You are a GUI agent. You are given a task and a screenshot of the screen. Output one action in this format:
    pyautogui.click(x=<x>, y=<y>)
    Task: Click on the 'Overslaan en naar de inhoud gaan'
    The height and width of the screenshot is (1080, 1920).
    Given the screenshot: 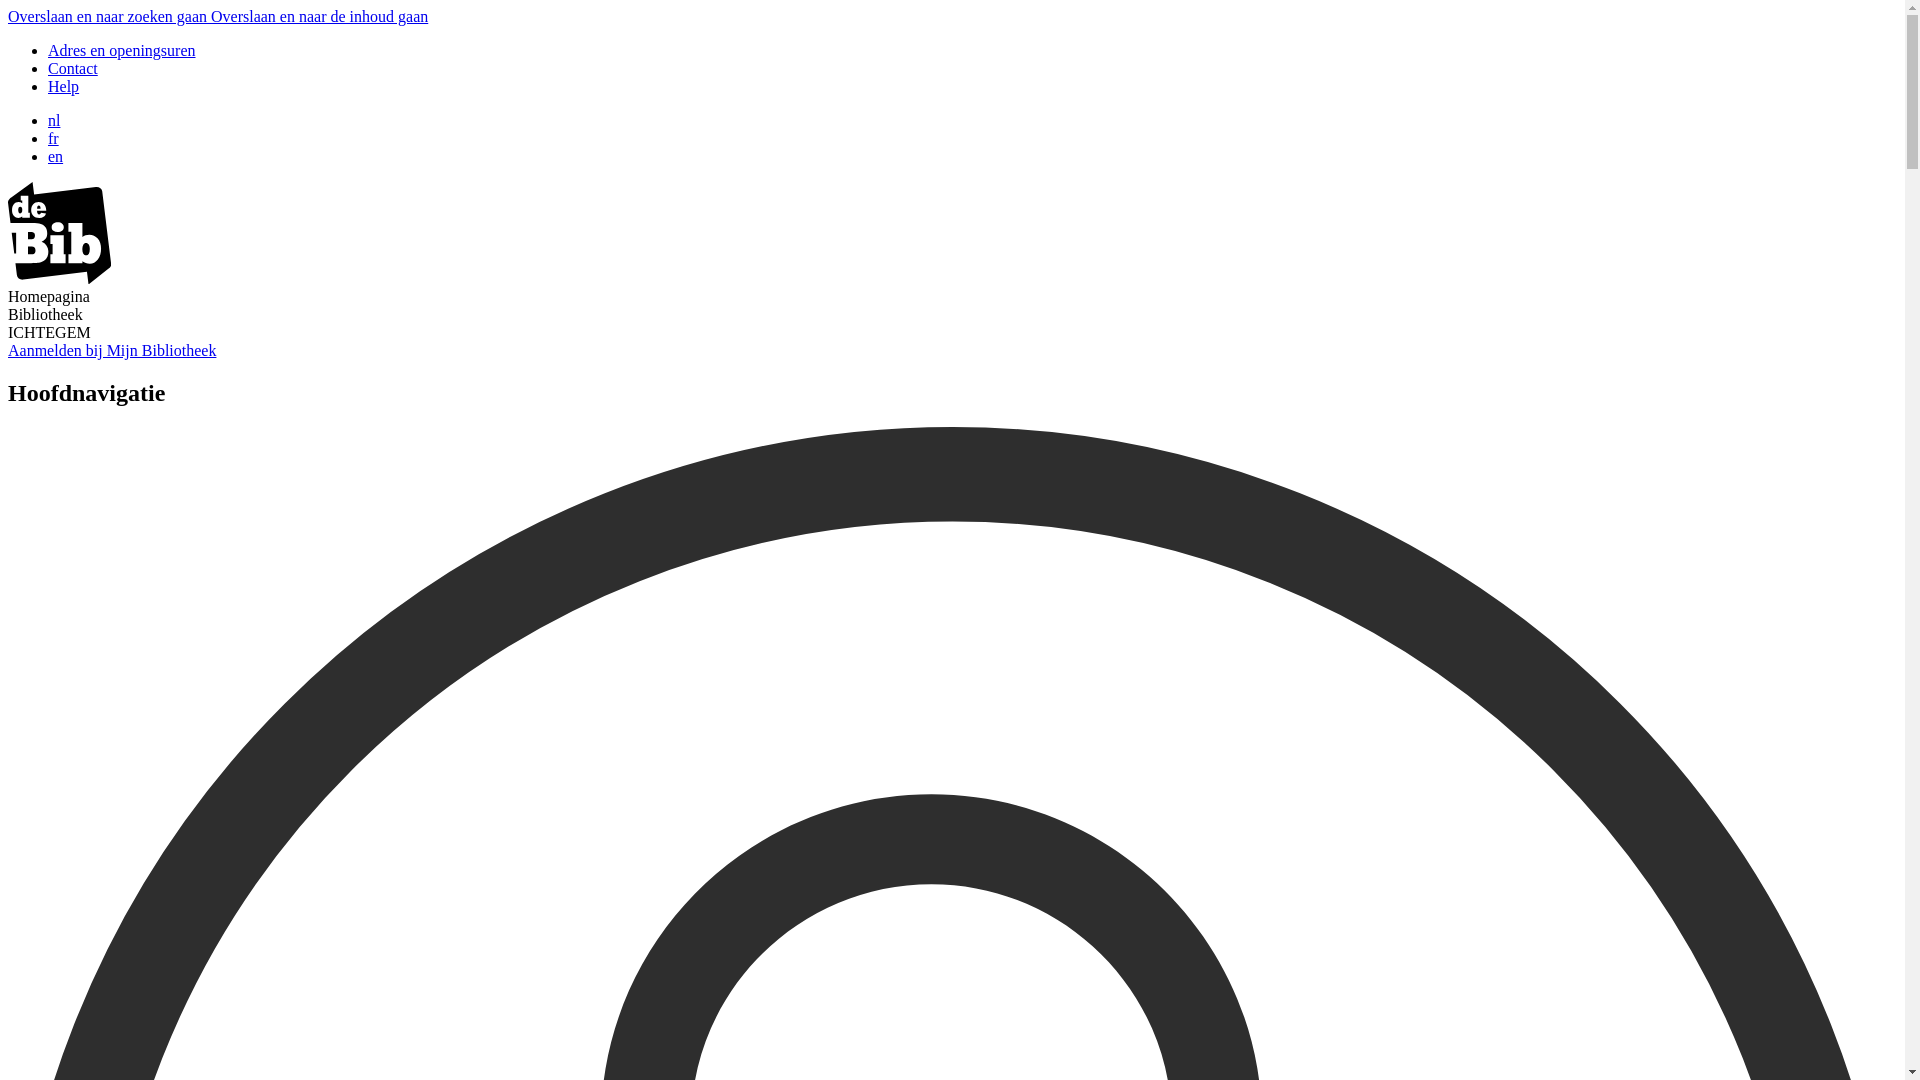 What is the action you would take?
    pyautogui.click(x=318, y=16)
    